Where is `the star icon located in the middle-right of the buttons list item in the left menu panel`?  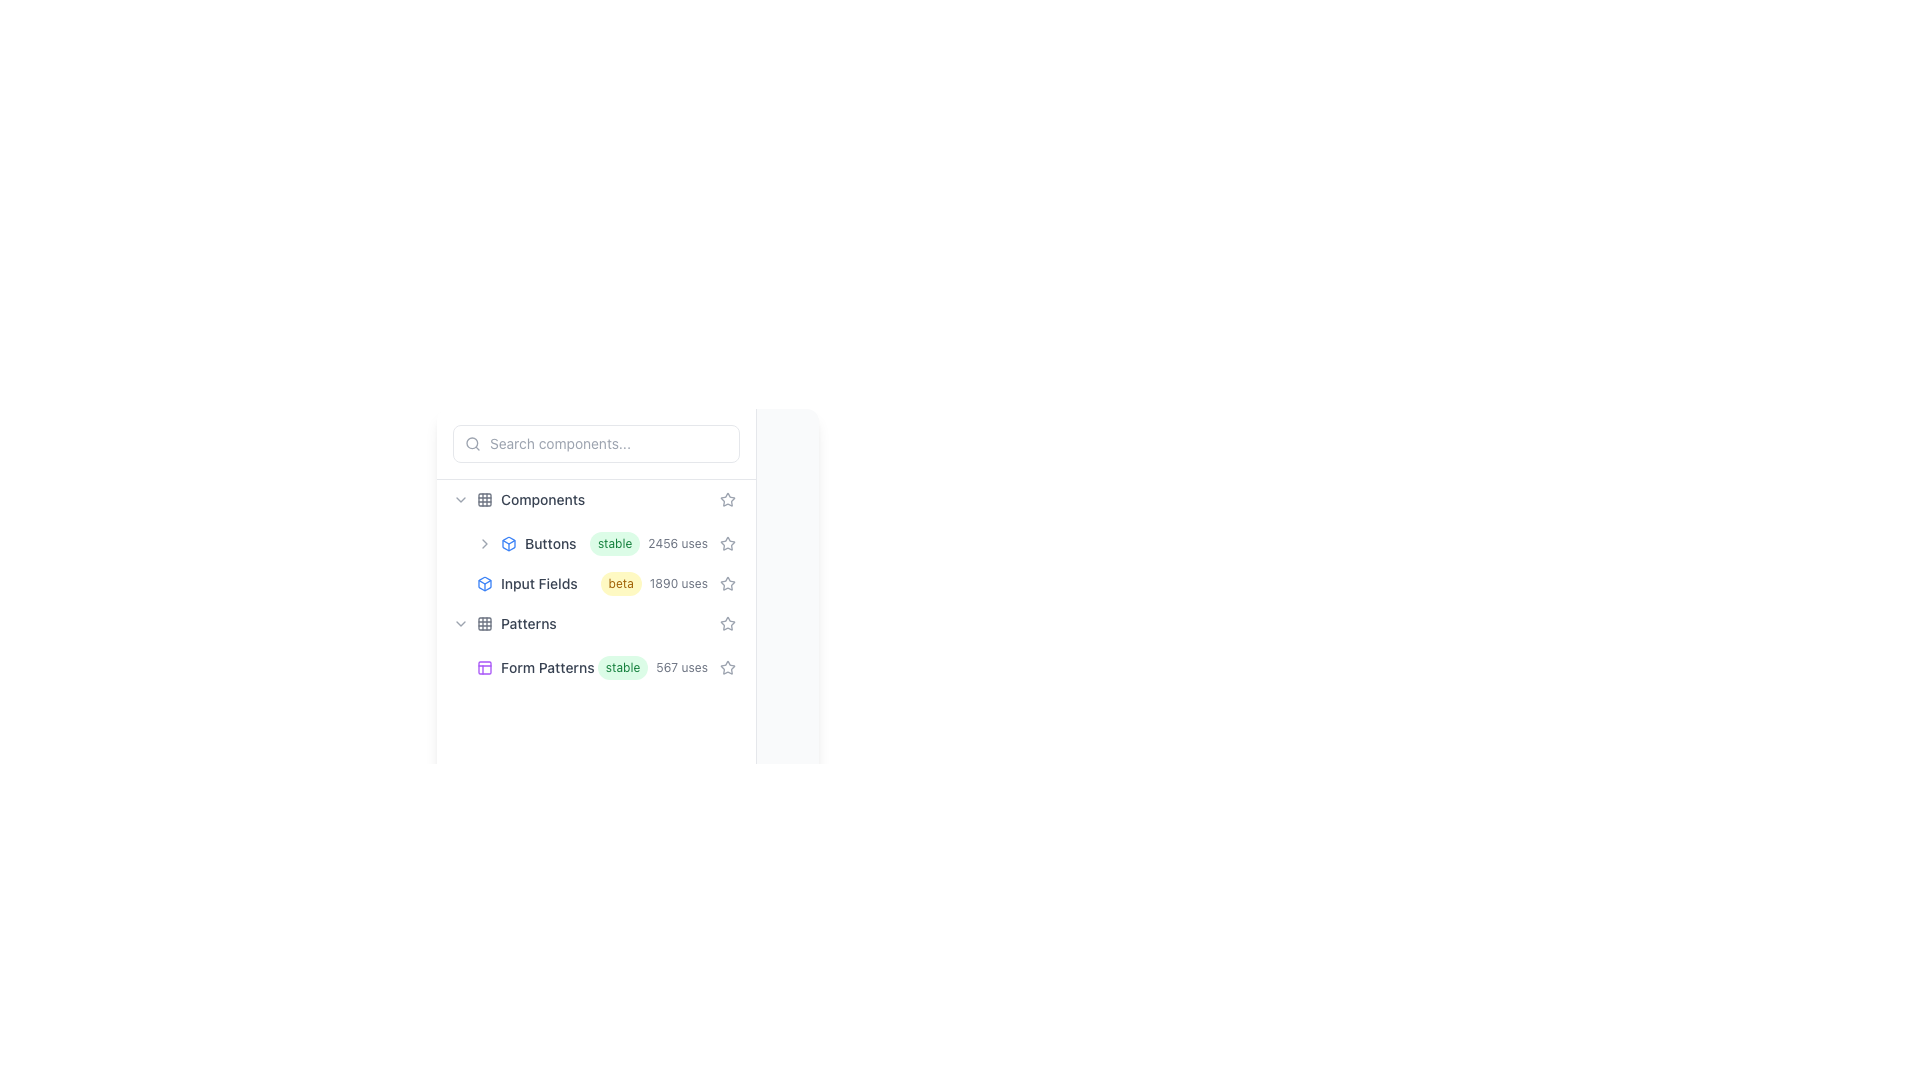 the star icon located in the middle-right of the buttons list item in the left menu panel is located at coordinates (727, 543).